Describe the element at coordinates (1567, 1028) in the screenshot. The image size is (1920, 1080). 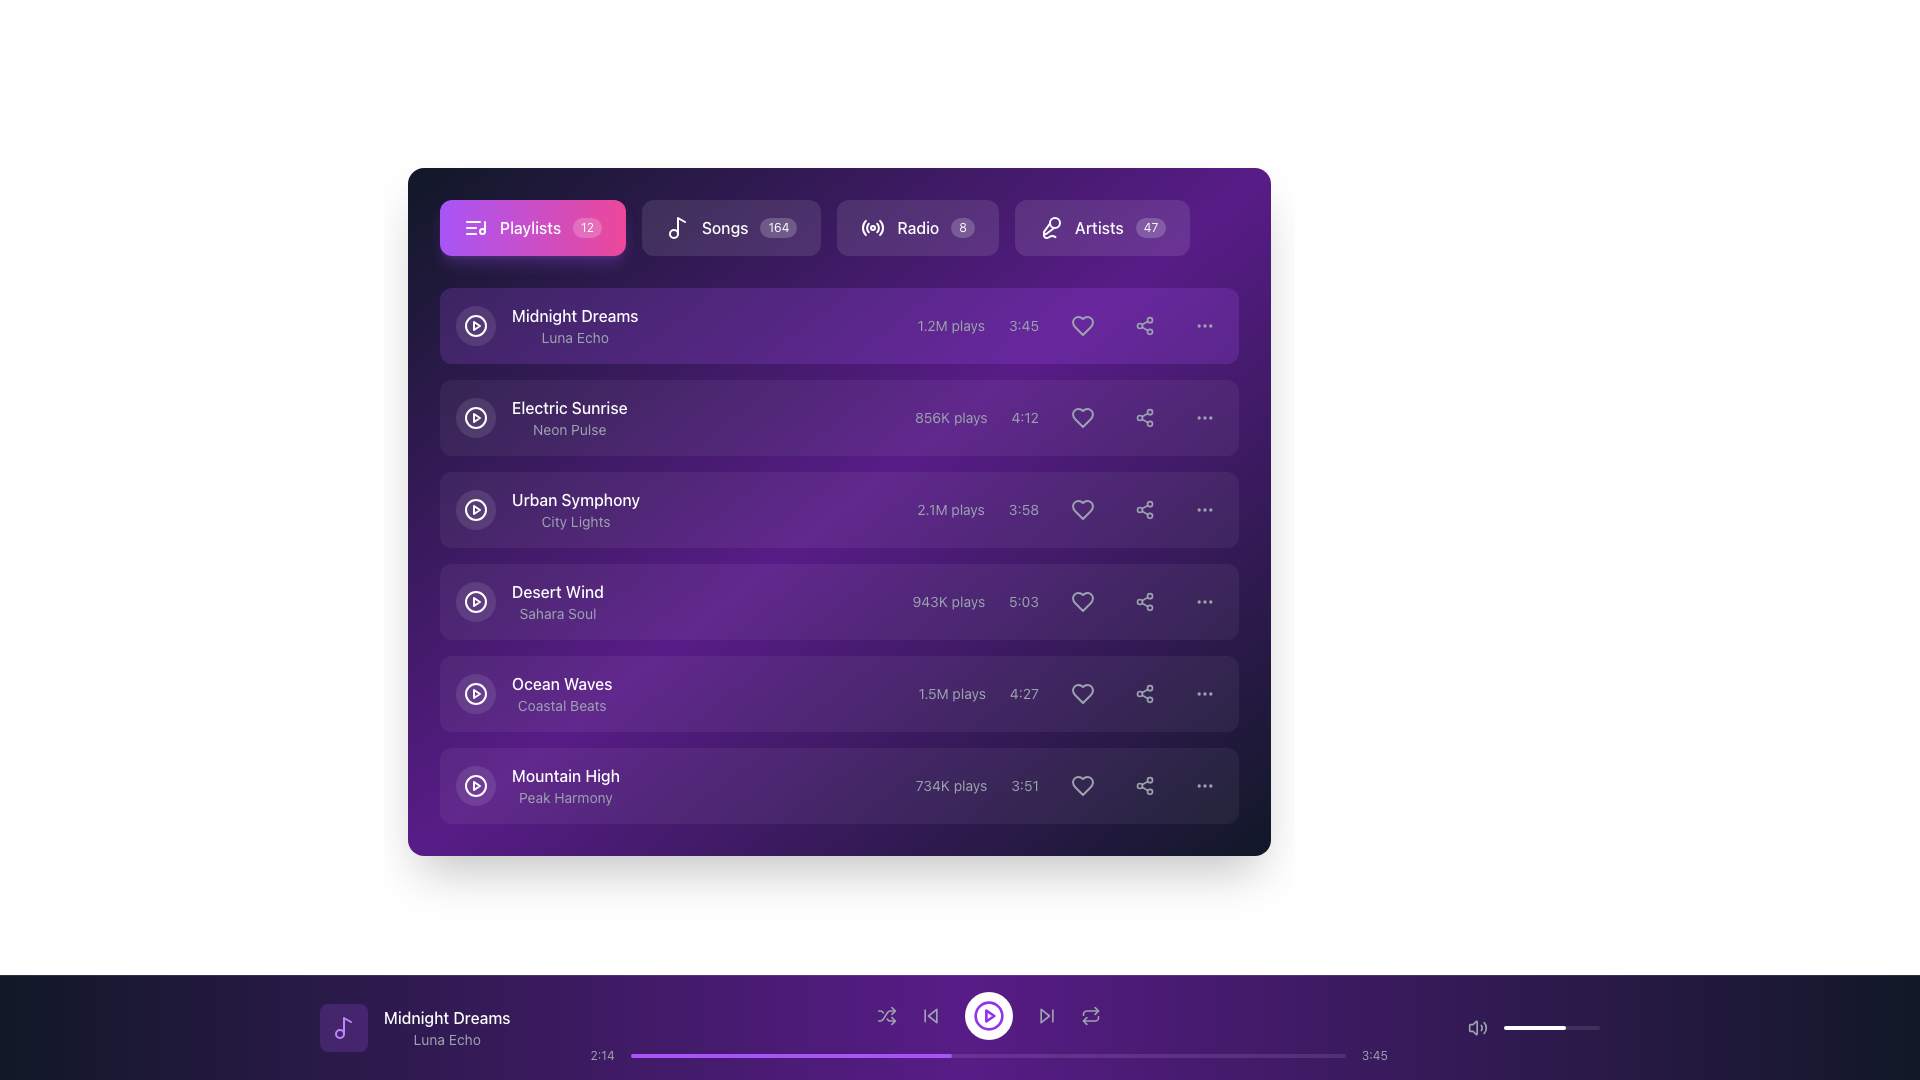
I see `the slider's value` at that location.